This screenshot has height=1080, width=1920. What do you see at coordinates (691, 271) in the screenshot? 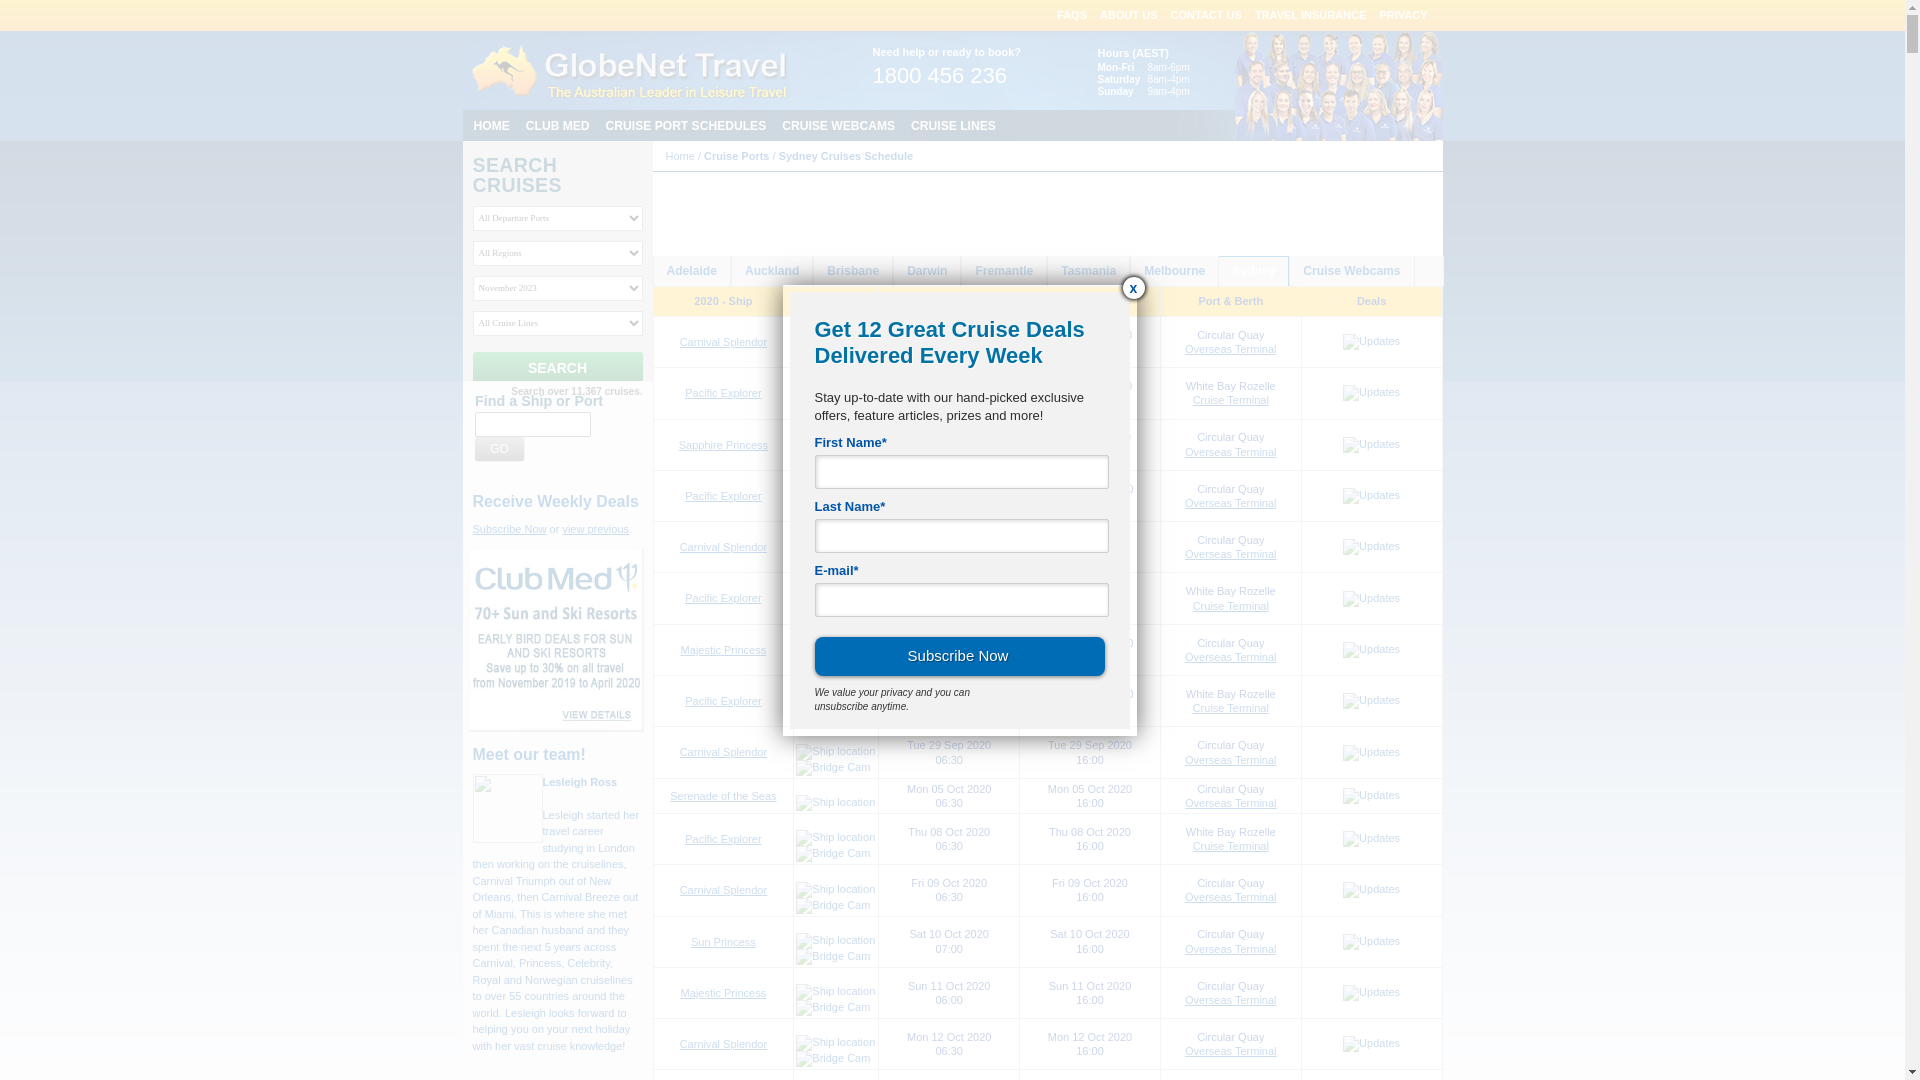
I see `'Adelaide'` at bounding box center [691, 271].